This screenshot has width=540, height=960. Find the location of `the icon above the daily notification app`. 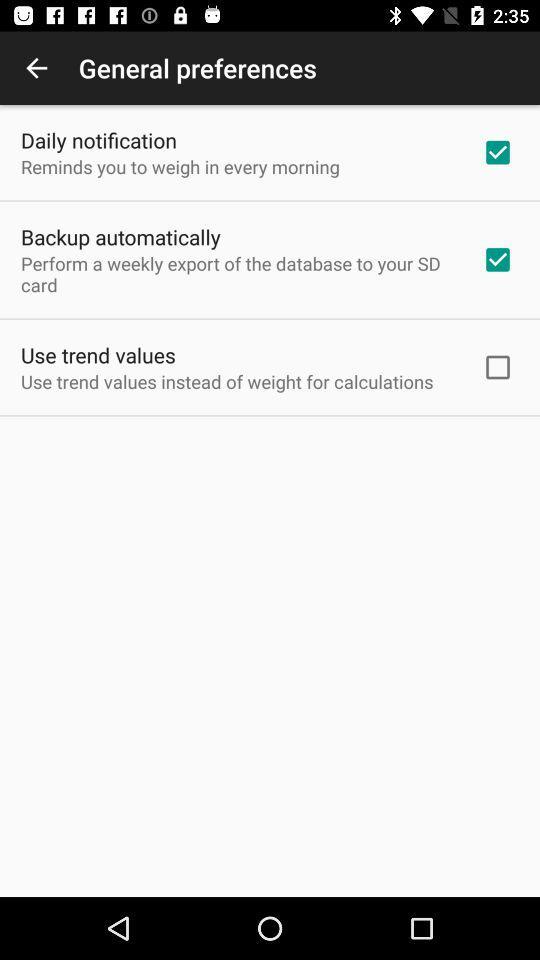

the icon above the daily notification app is located at coordinates (36, 68).